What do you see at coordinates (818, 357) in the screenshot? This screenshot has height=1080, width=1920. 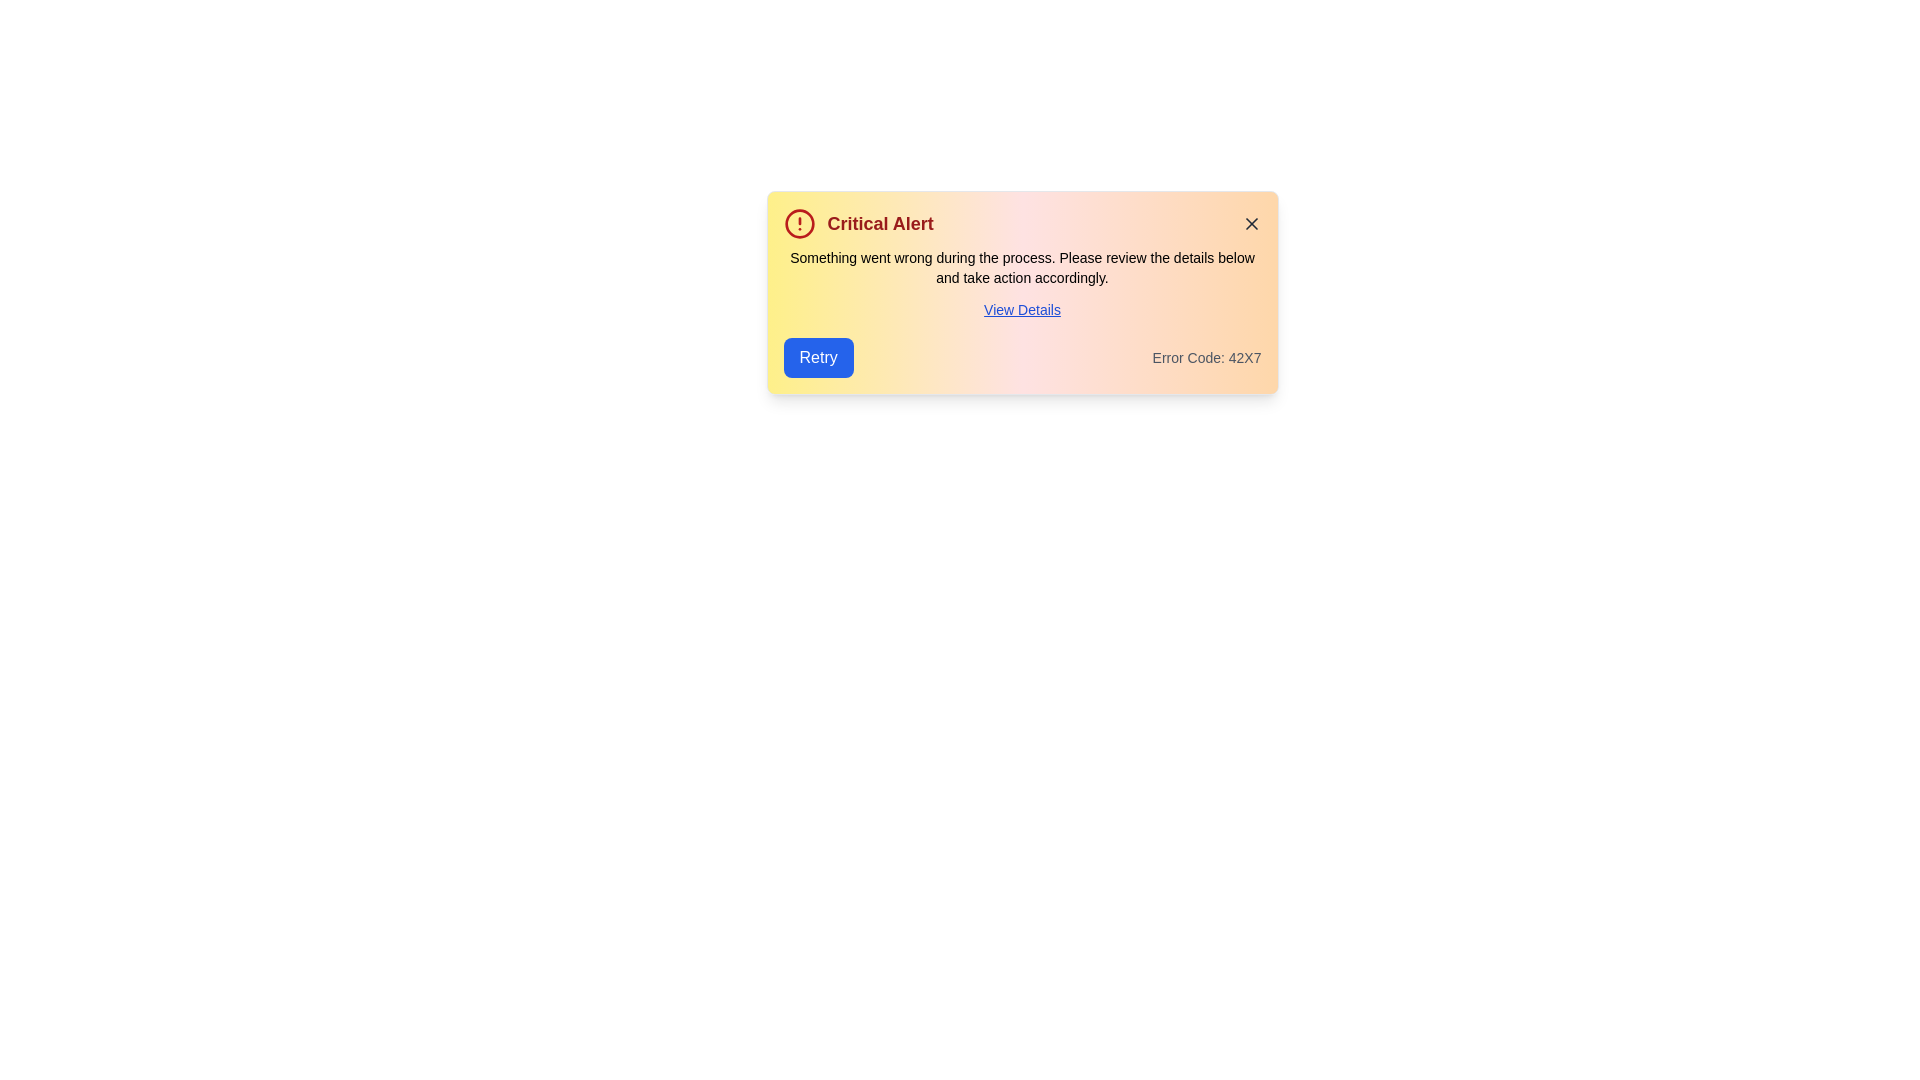 I see `the 'Retry' button to retry the operation` at bounding box center [818, 357].